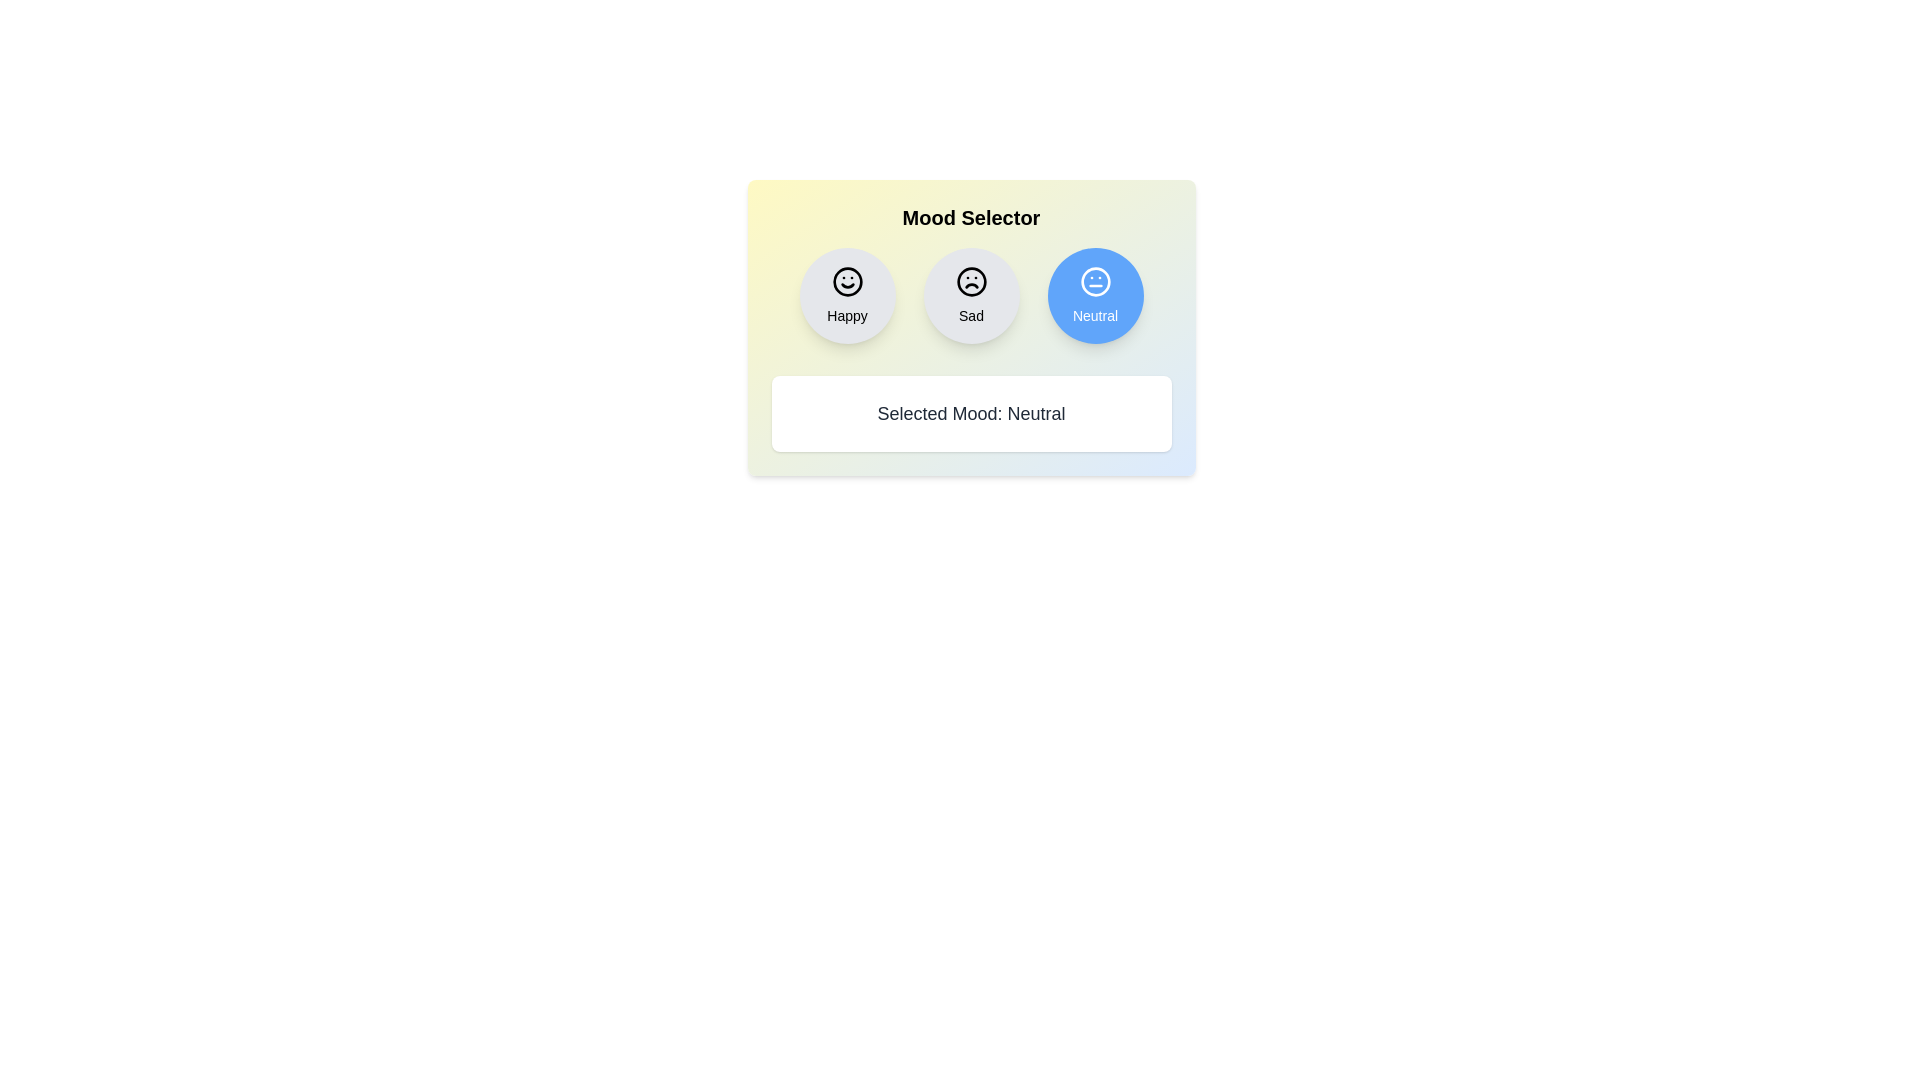  What do you see at coordinates (847, 296) in the screenshot?
I see `the mood button corresponding to Happy` at bounding box center [847, 296].